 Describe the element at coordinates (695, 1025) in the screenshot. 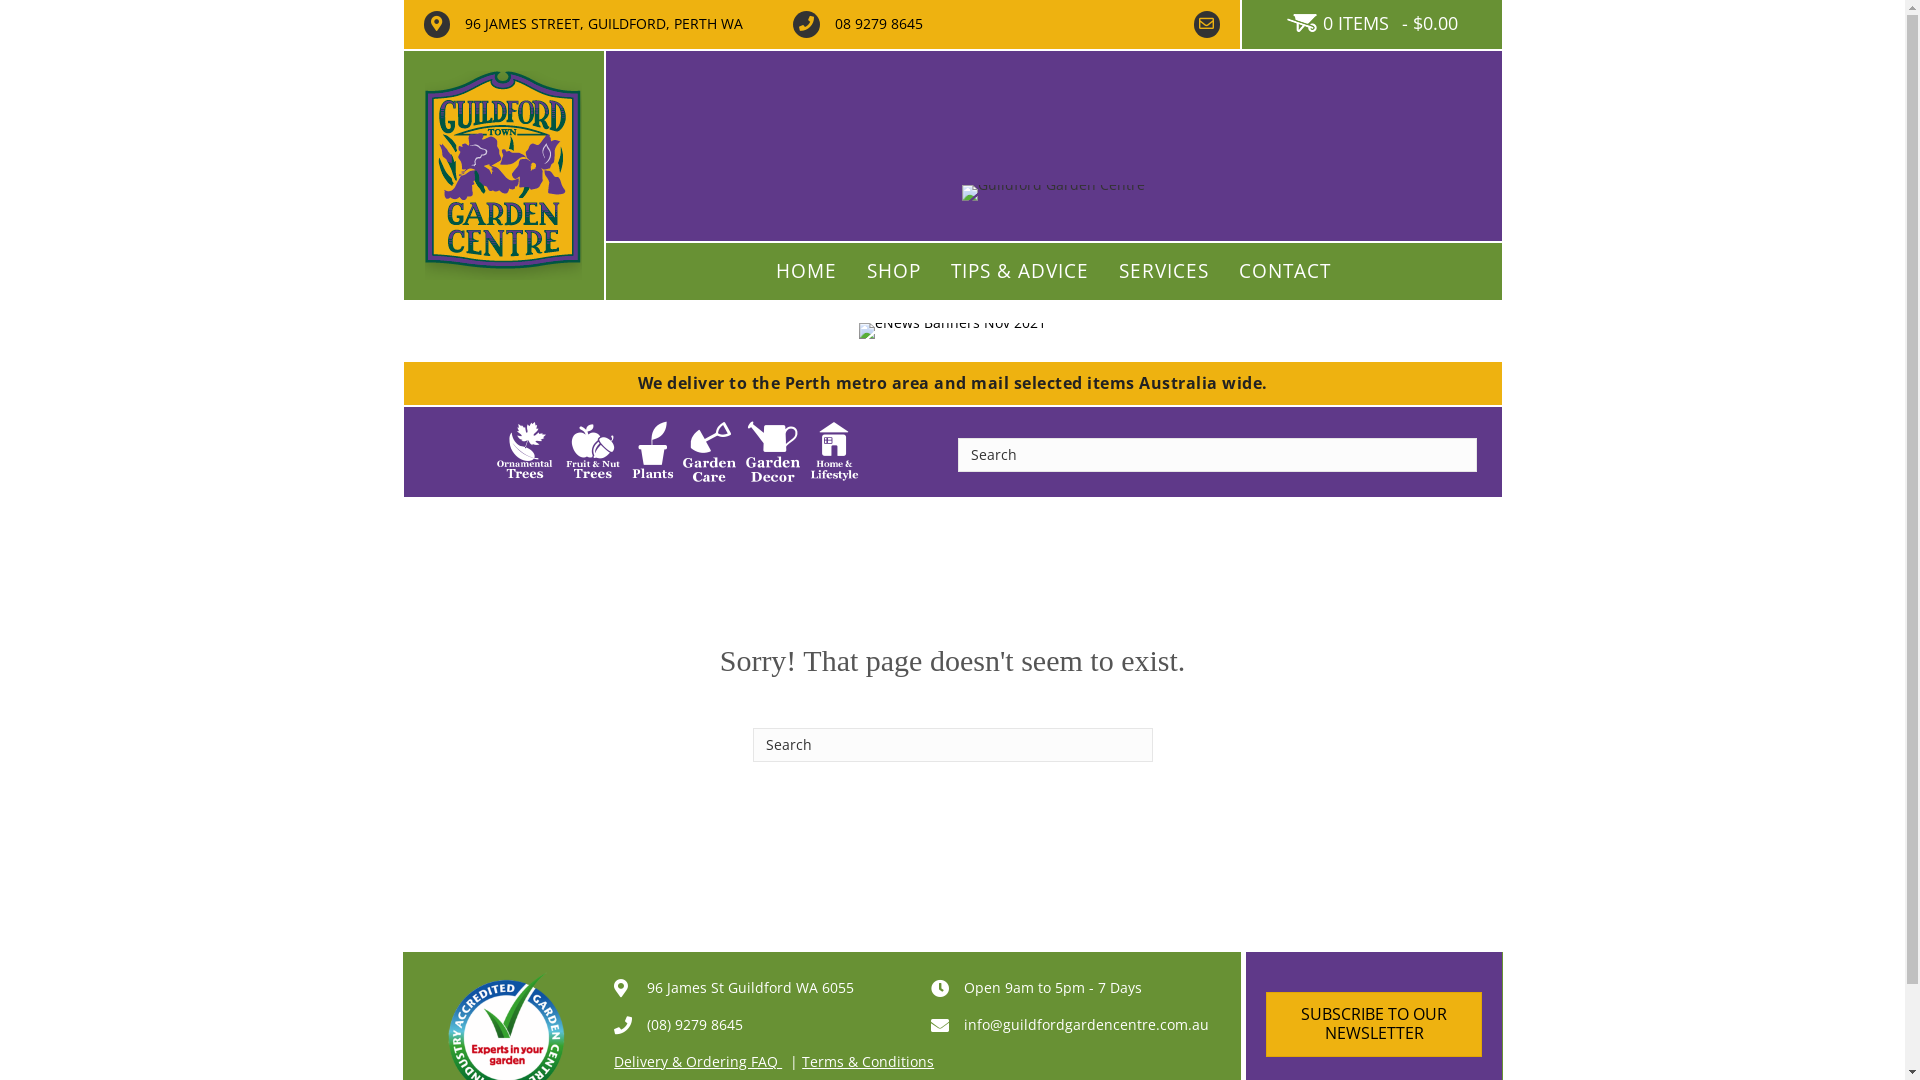

I see `'(08) 9279 8645'` at that location.